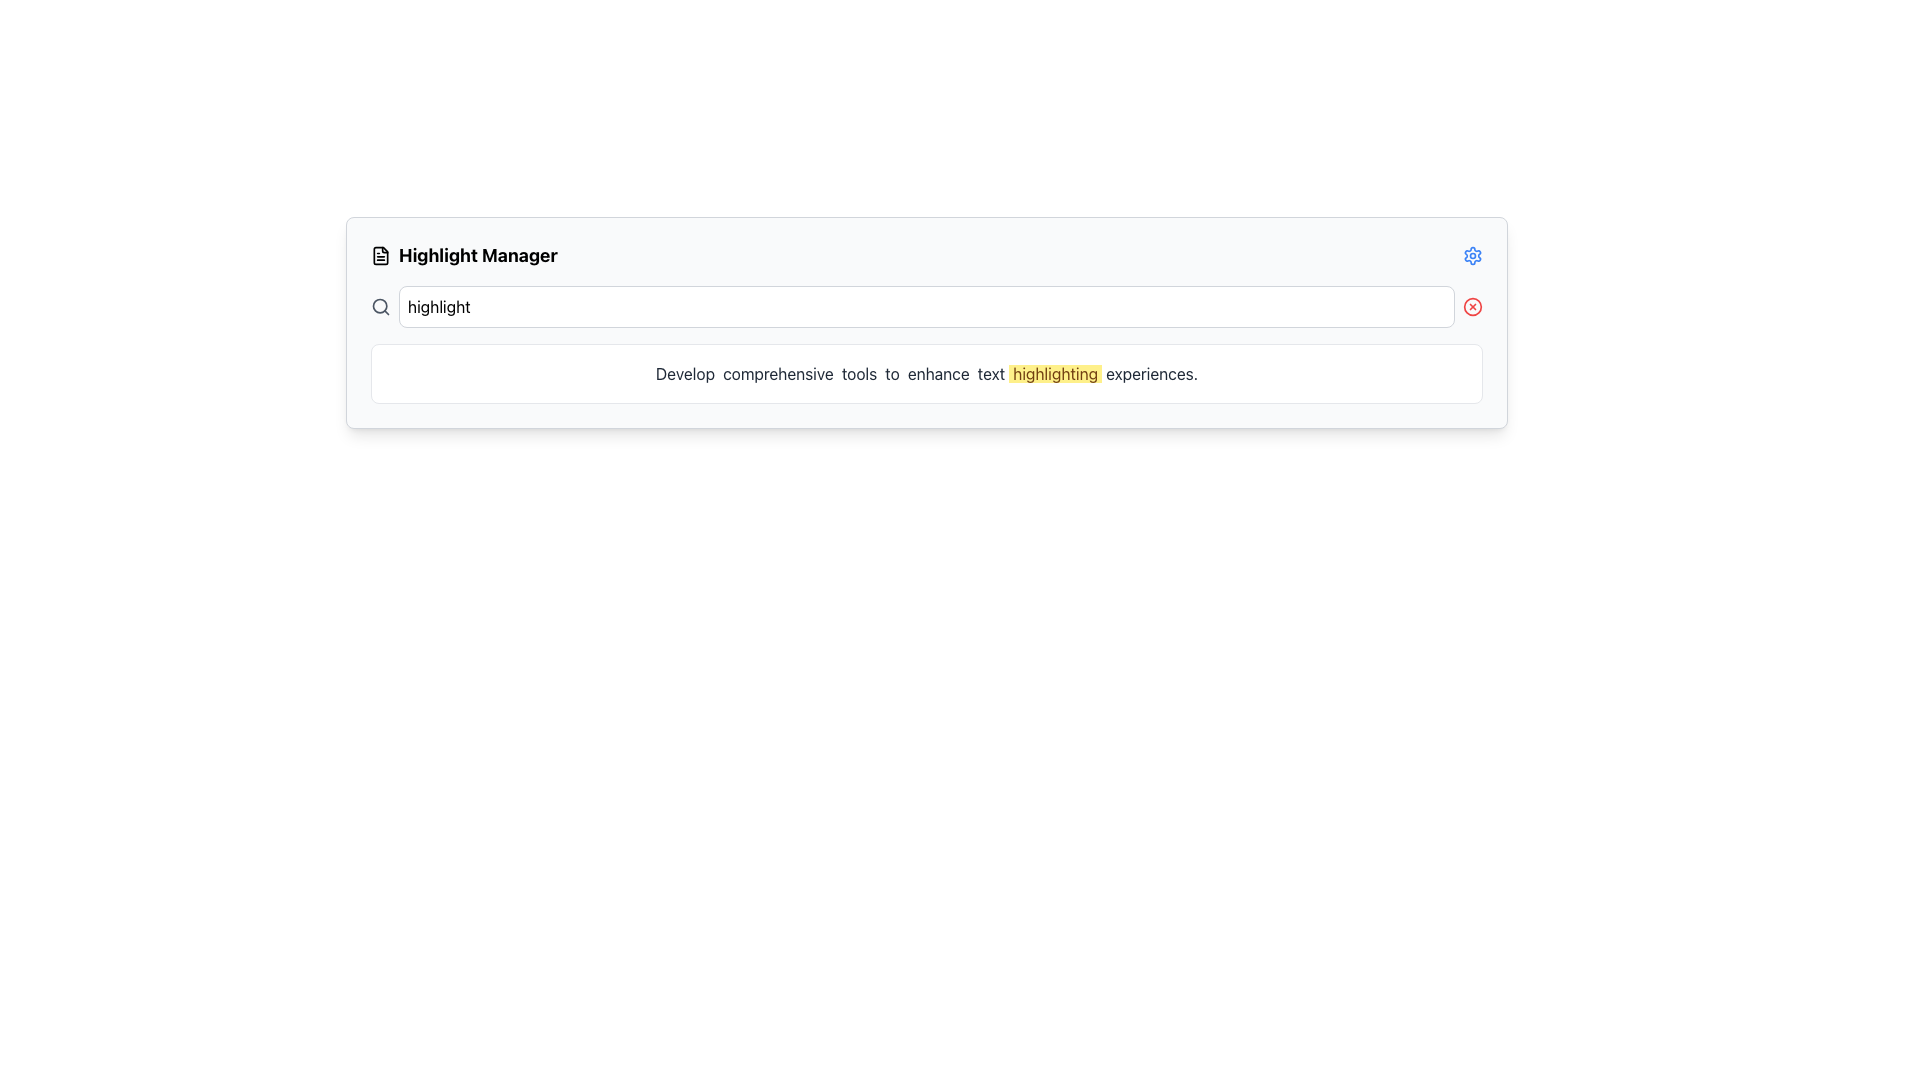 Image resolution: width=1920 pixels, height=1080 pixels. What do you see at coordinates (1473, 254) in the screenshot?
I see `the icon-shaped button located on the far right of the 'Highlight Manager' header bar` at bounding box center [1473, 254].